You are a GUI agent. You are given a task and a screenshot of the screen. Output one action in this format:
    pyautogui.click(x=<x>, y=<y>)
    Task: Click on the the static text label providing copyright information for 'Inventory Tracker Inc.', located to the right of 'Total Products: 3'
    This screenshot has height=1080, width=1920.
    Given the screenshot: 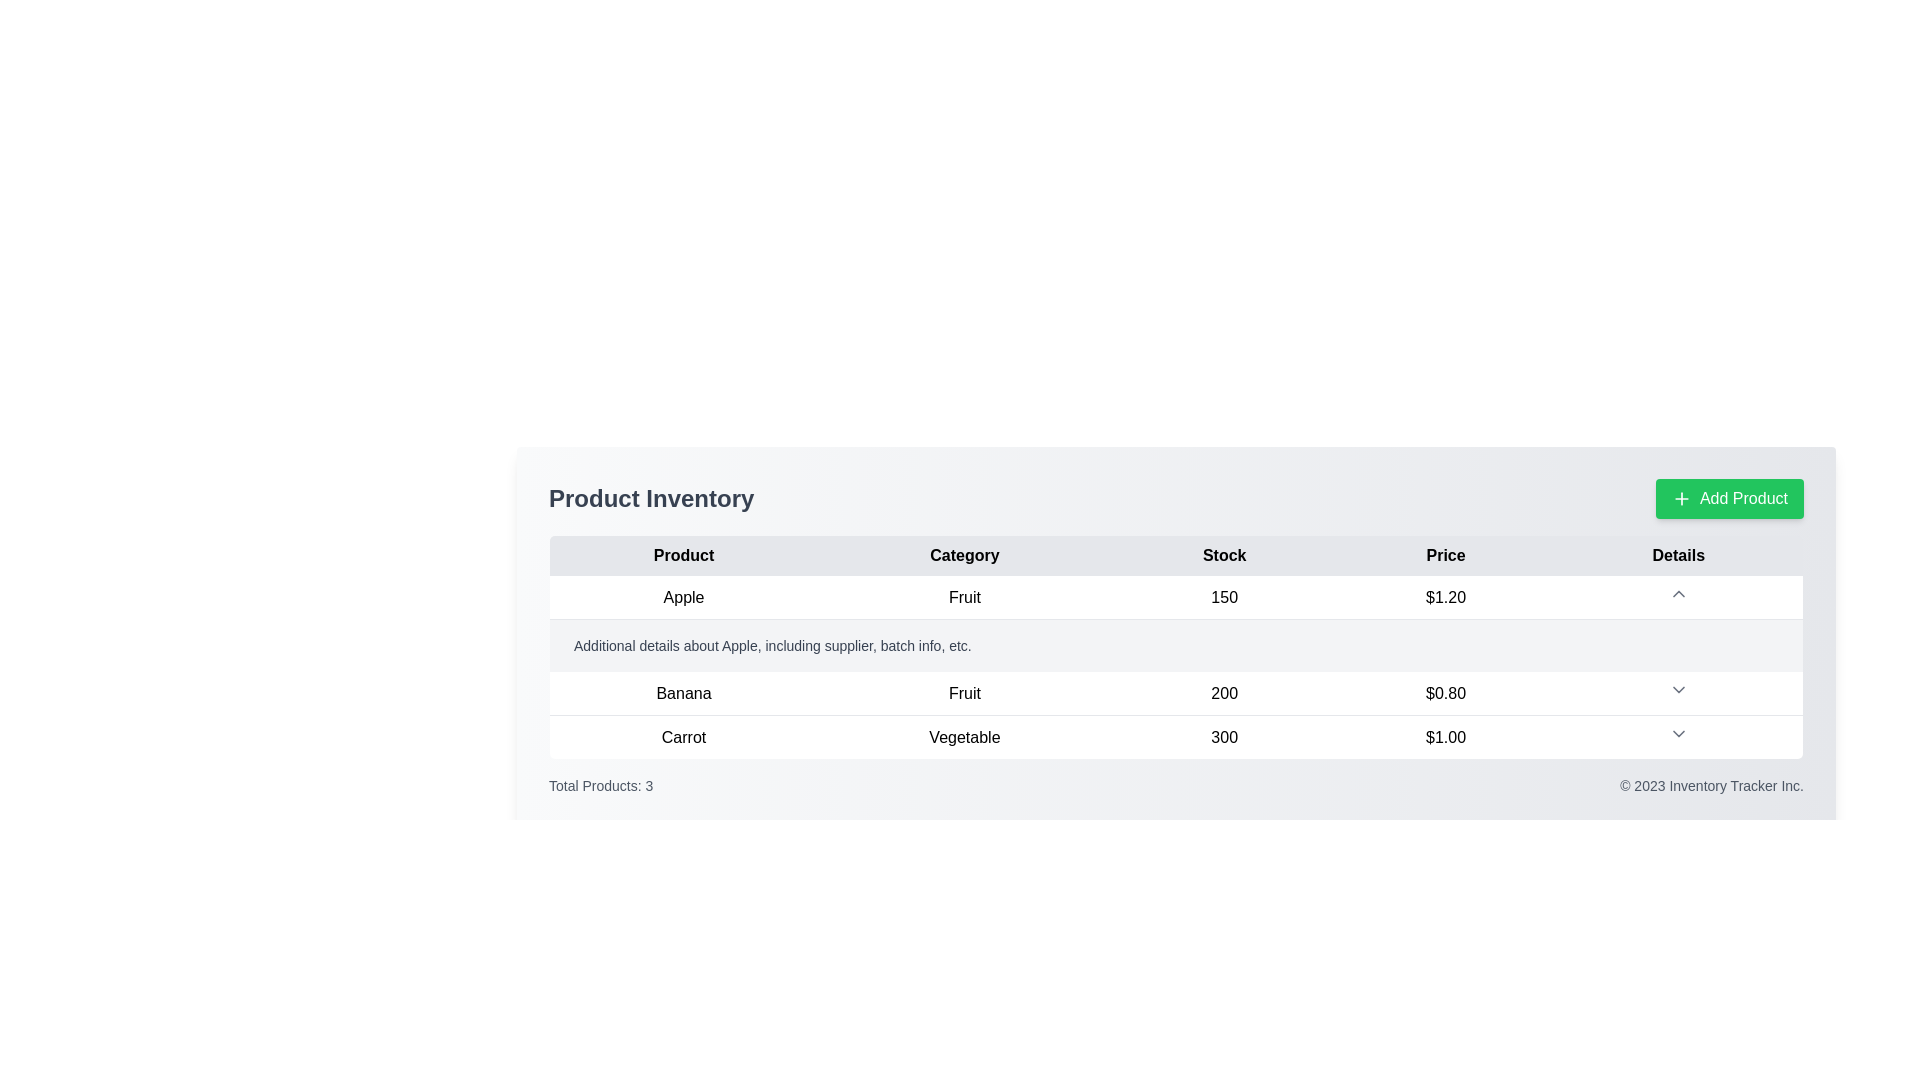 What is the action you would take?
    pyautogui.click(x=1711, y=785)
    